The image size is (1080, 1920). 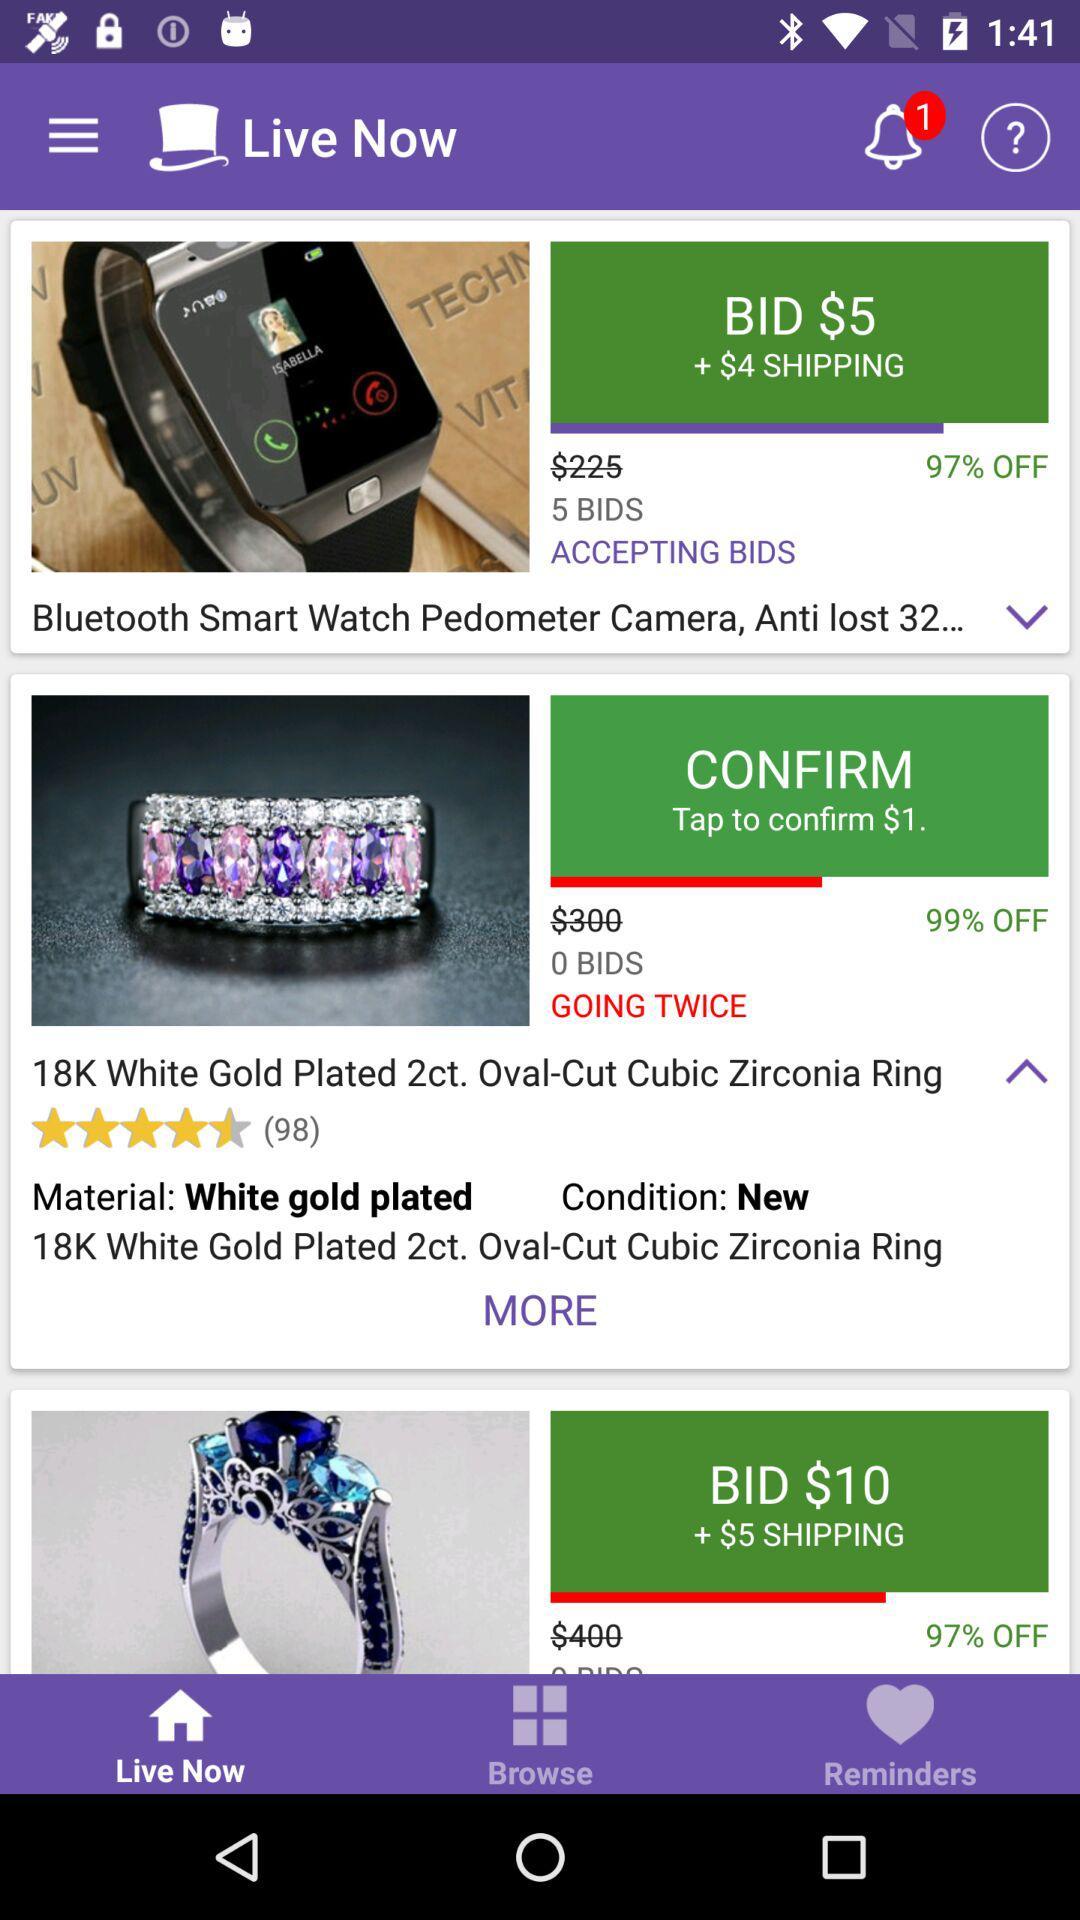 What do you see at coordinates (280, 1541) in the screenshot?
I see `product selection` at bounding box center [280, 1541].